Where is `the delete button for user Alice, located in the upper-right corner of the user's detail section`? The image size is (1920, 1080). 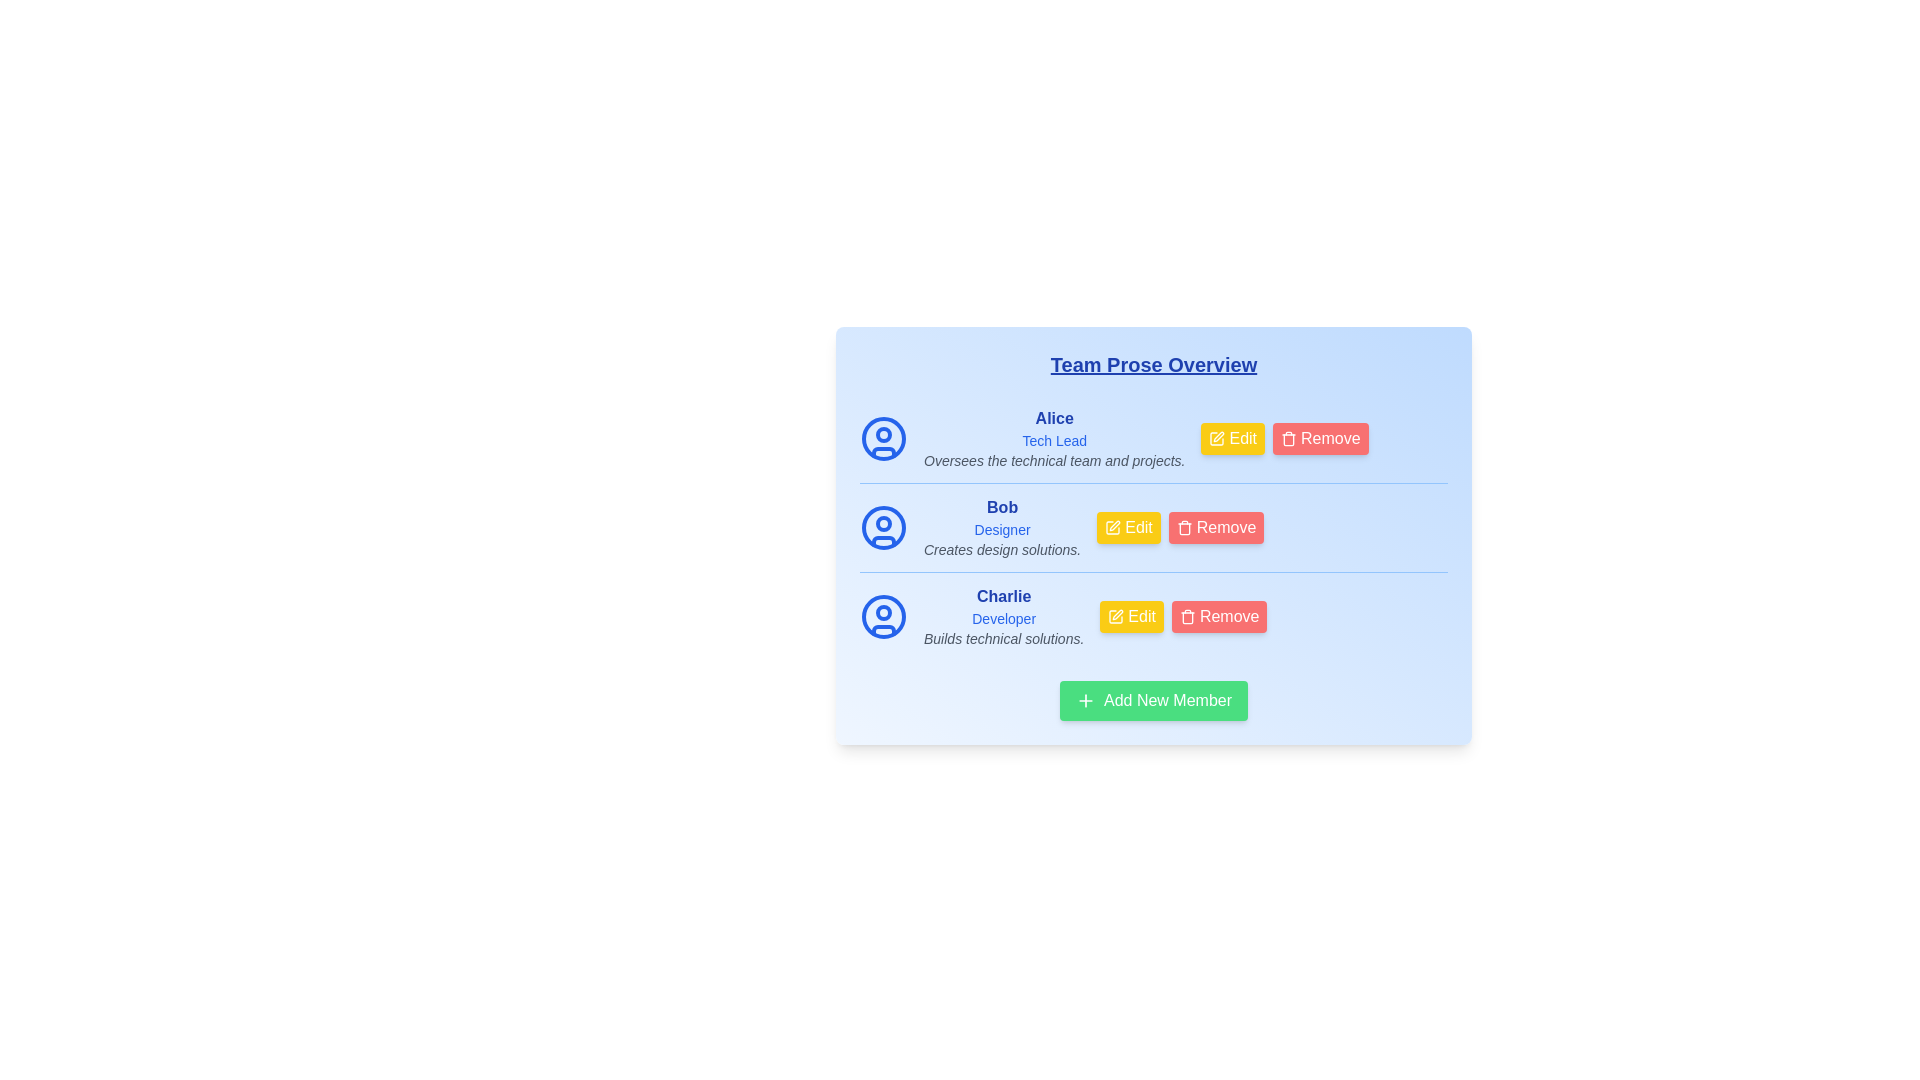 the delete button for user Alice, located in the upper-right corner of the user's detail section is located at coordinates (1320, 438).